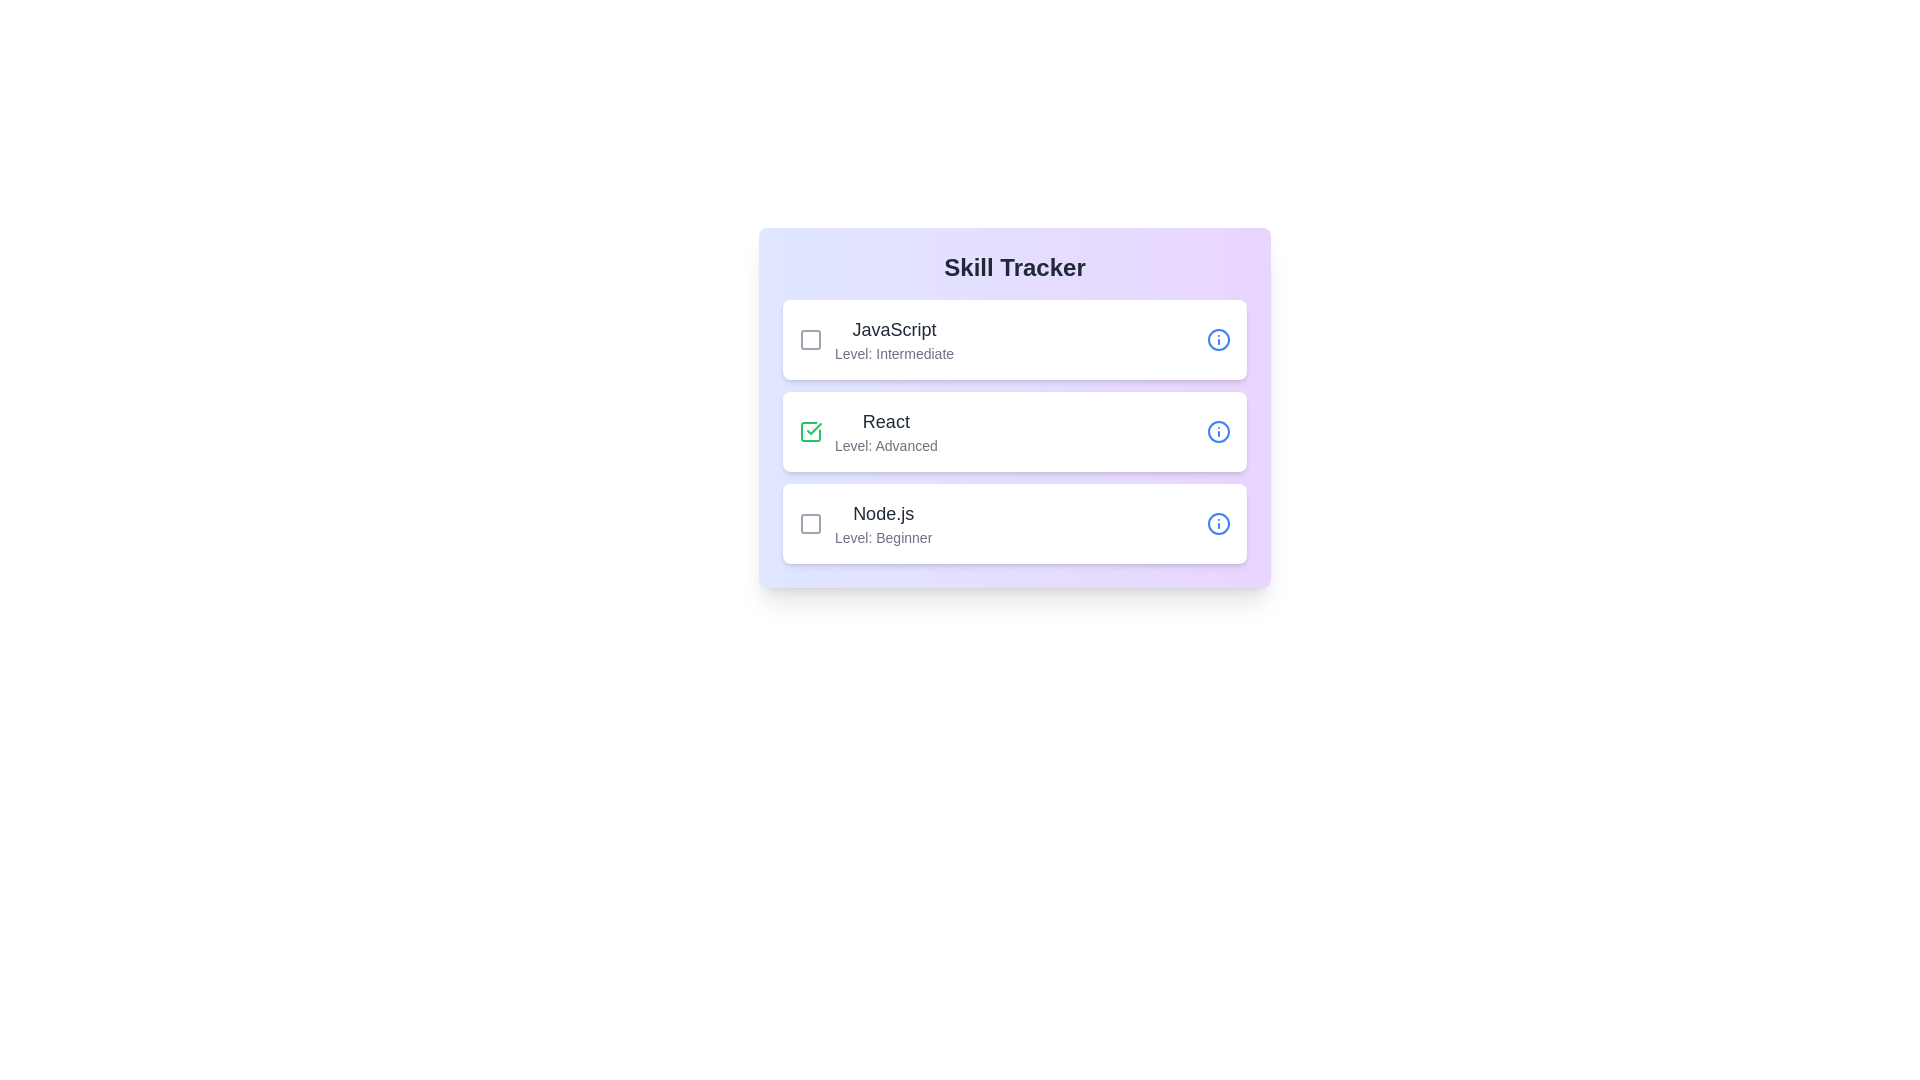 This screenshot has width=1920, height=1080. Describe the element at coordinates (1218, 431) in the screenshot. I see `information icon next to the skill React` at that location.